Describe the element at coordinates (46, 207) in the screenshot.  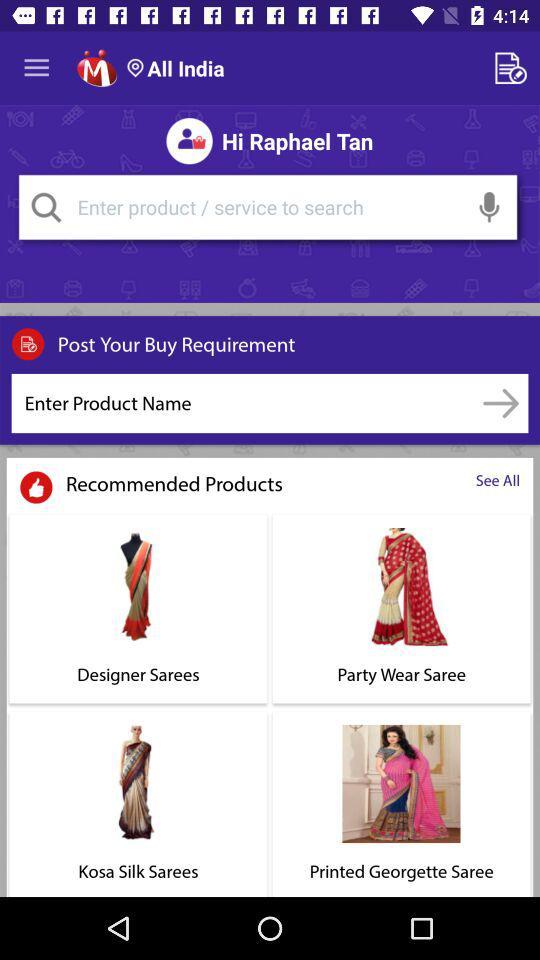
I see `the search icon` at that location.